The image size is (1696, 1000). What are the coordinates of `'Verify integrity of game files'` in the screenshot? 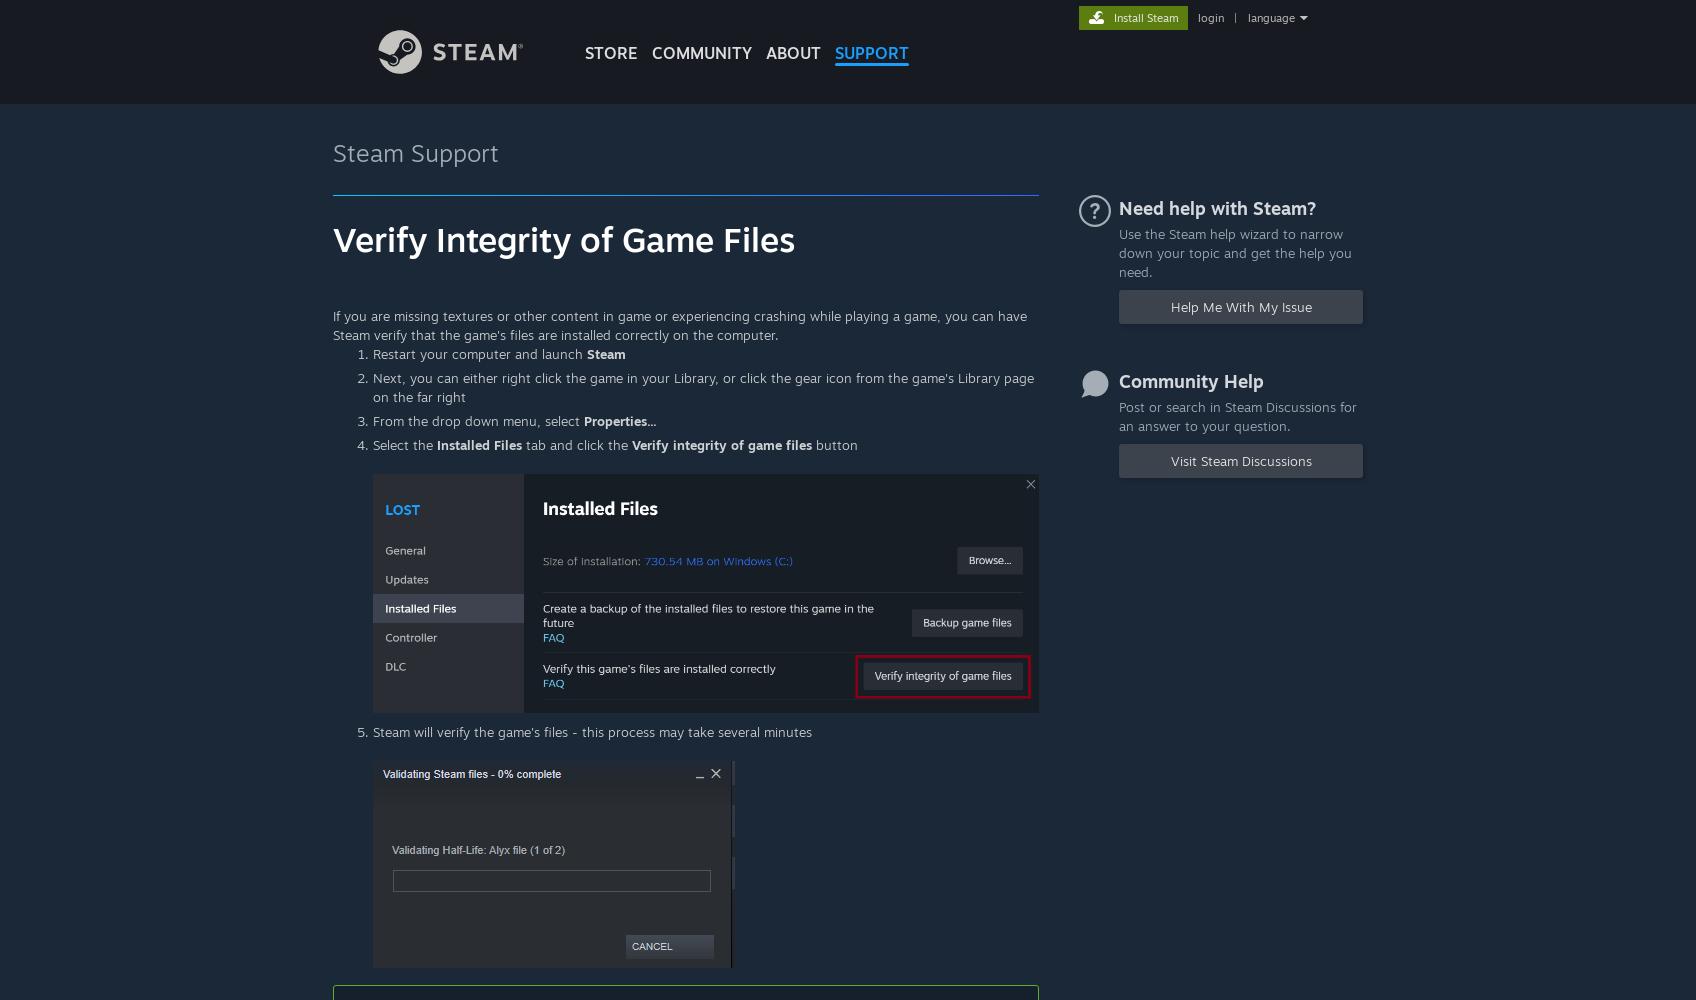 It's located at (721, 444).